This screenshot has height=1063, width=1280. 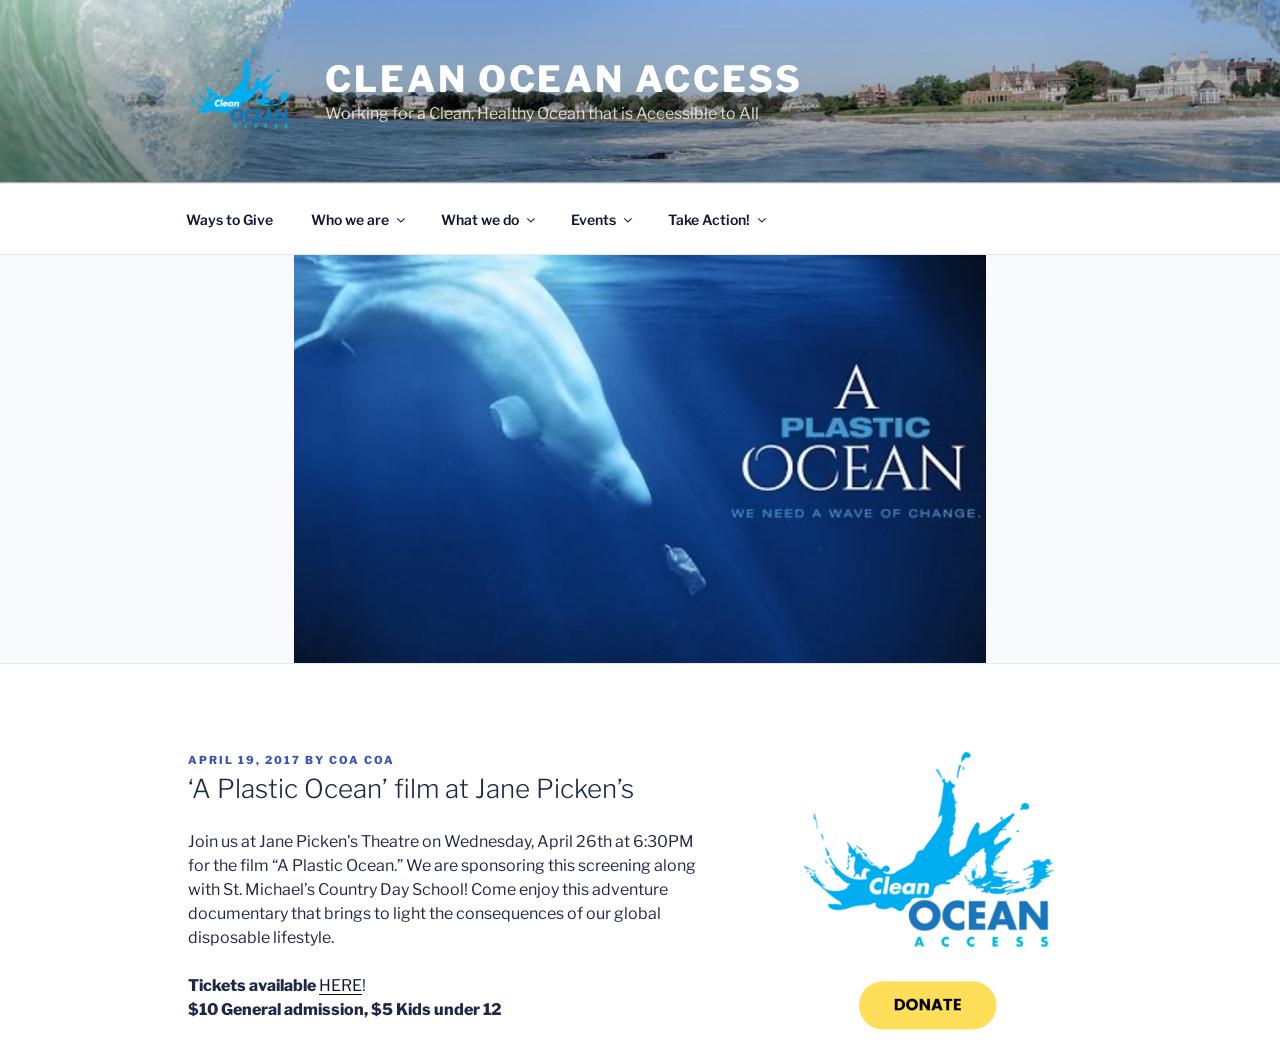 I want to click on 'April 19, 2017', so click(x=243, y=759).